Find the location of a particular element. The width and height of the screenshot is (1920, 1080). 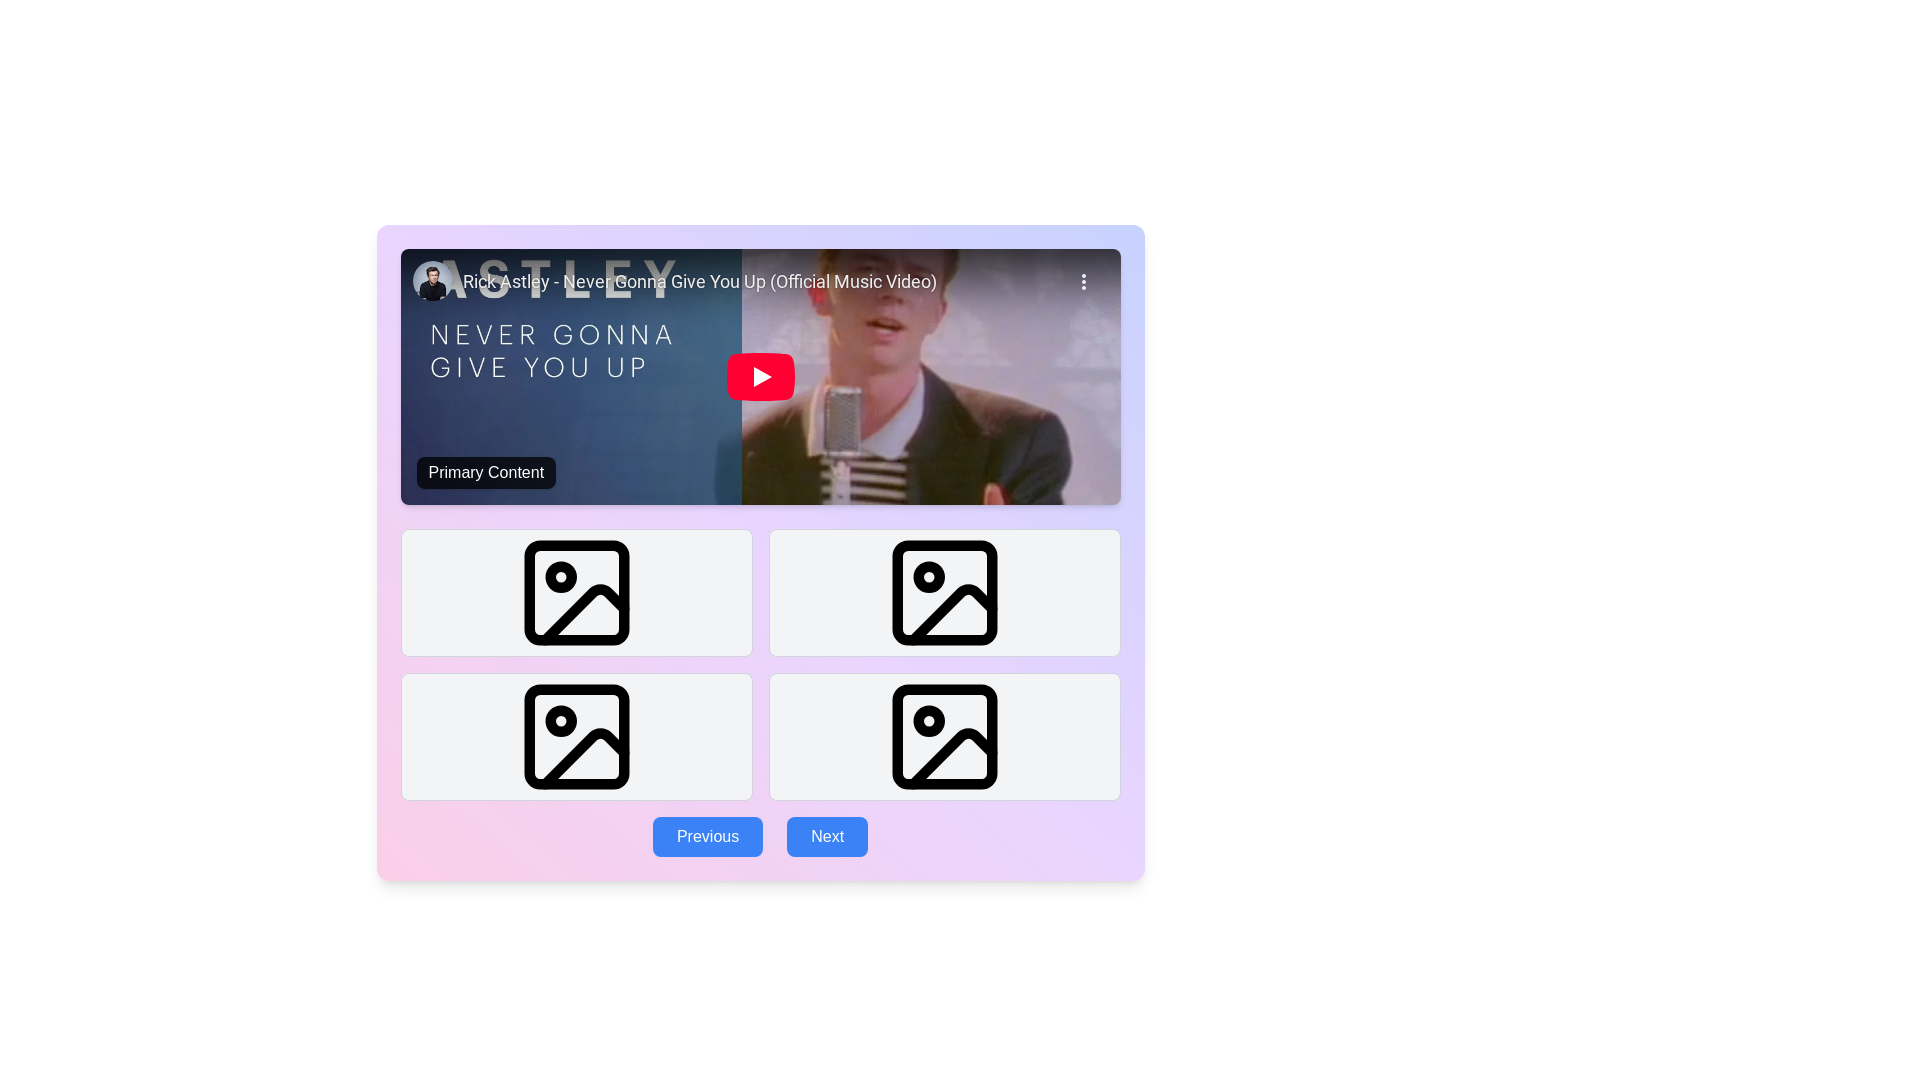

the exploration button located at the bottom of the card in the third row of the second column of a 2x3 grid layout is located at coordinates (575, 736).